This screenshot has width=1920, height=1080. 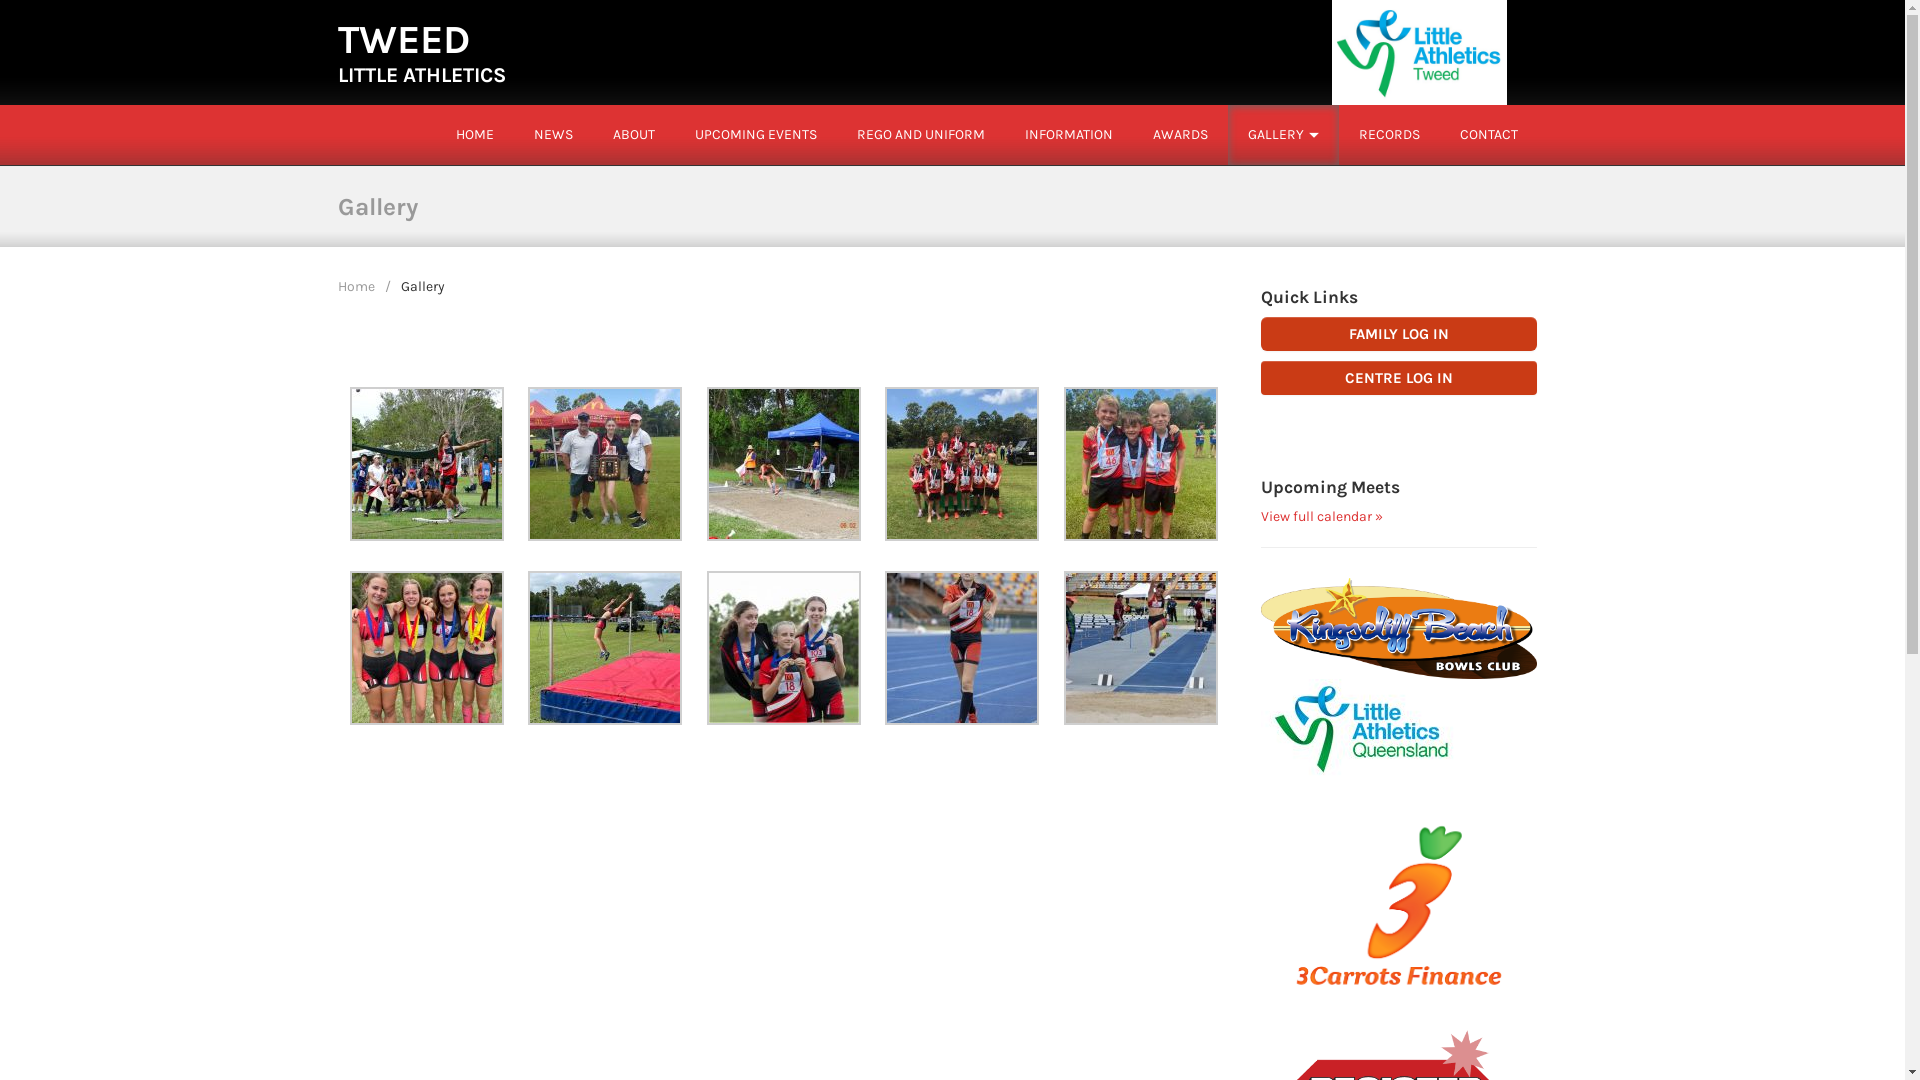 What do you see at coordinates (694, 134) in the screenshot?
I see `'UPCOMING EVENTS'` at bounding box center [694, 134].